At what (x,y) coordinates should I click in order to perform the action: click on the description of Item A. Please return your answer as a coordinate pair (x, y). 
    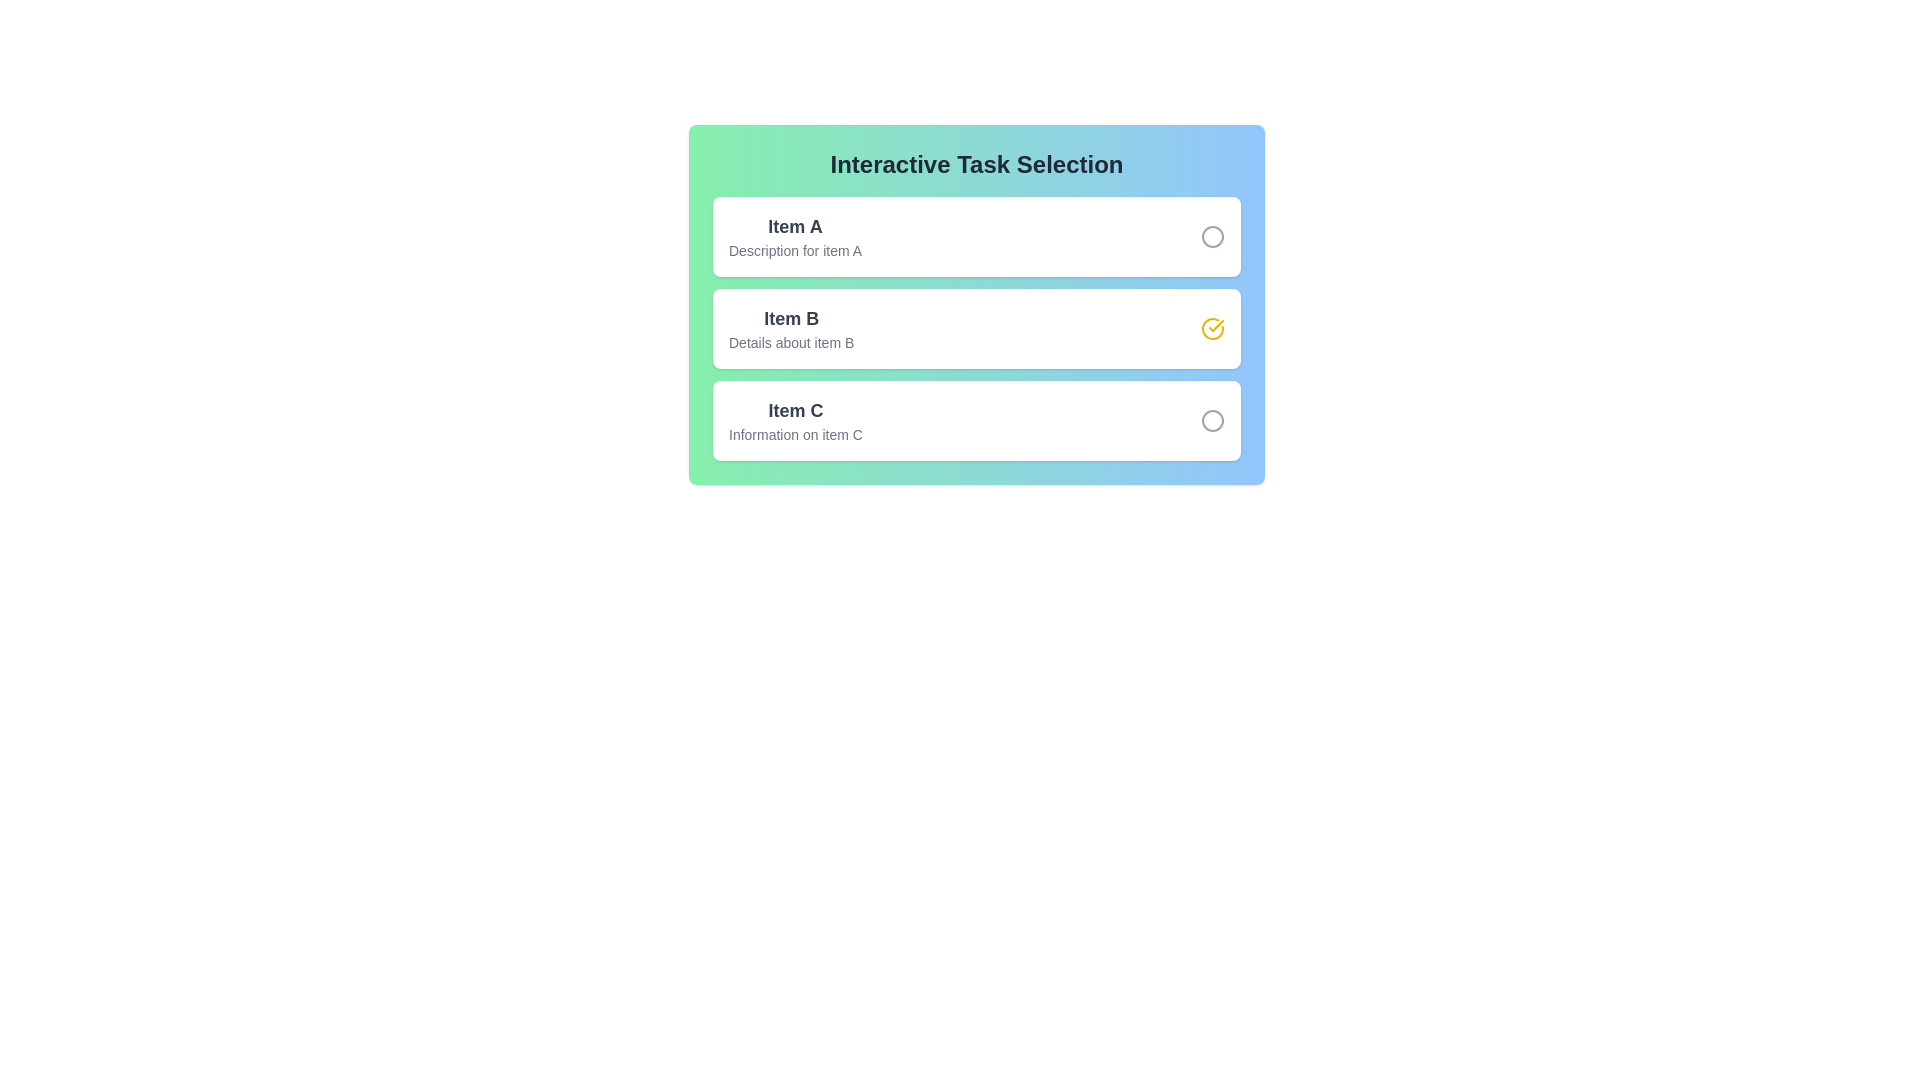
    Looking at the image, I should click on (794, 235).